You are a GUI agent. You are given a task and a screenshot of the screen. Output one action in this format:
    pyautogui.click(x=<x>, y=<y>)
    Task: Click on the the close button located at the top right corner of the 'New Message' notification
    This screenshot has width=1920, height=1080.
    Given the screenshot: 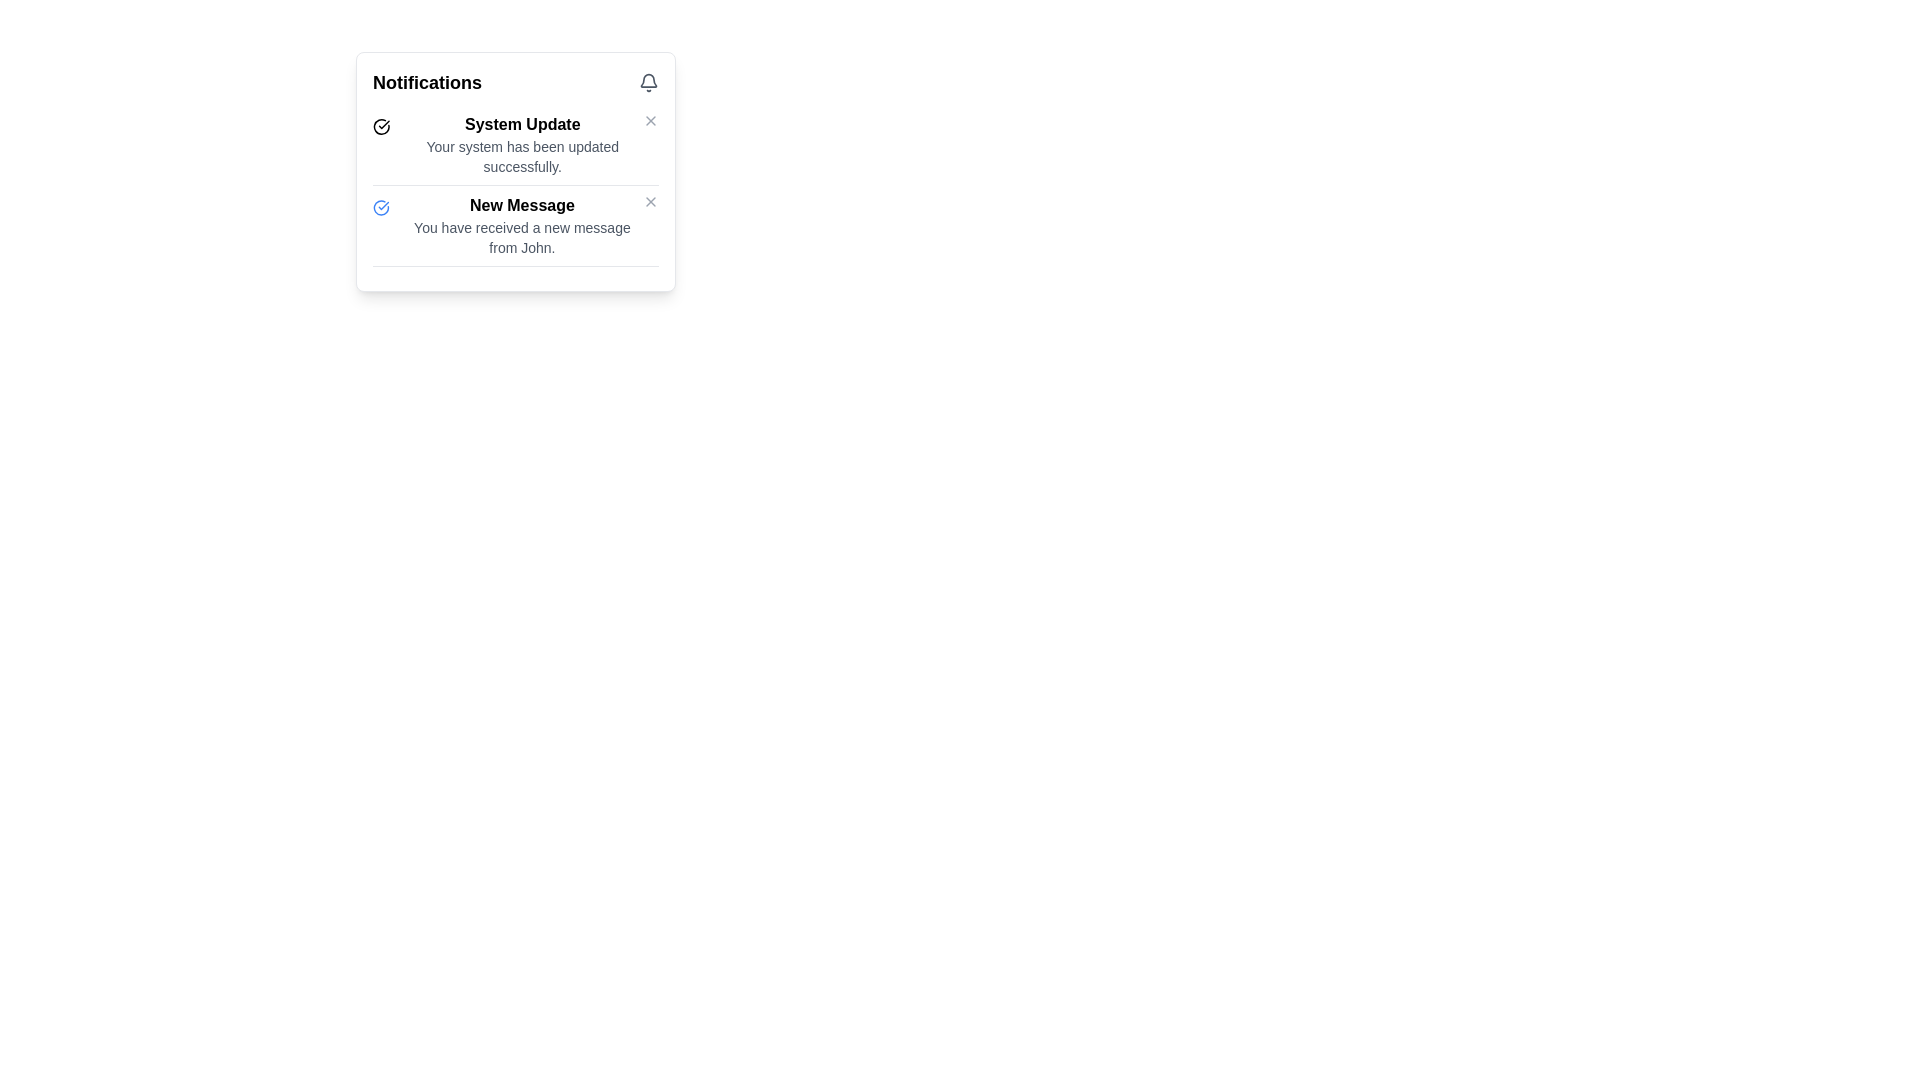 What is the action you would take?
    pyautogui.click(x=651, y=201)
    